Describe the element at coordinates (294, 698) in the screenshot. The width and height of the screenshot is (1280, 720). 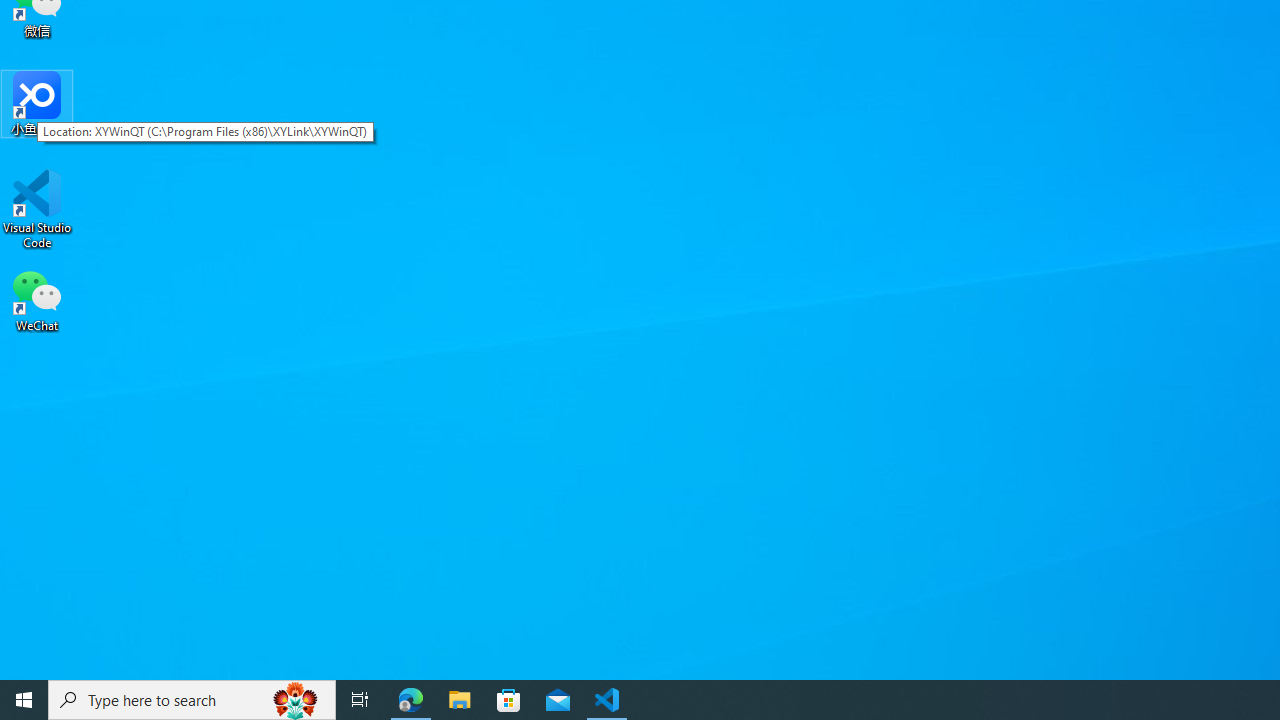
I see `'Search highlights icon opens search home window'` at that location.